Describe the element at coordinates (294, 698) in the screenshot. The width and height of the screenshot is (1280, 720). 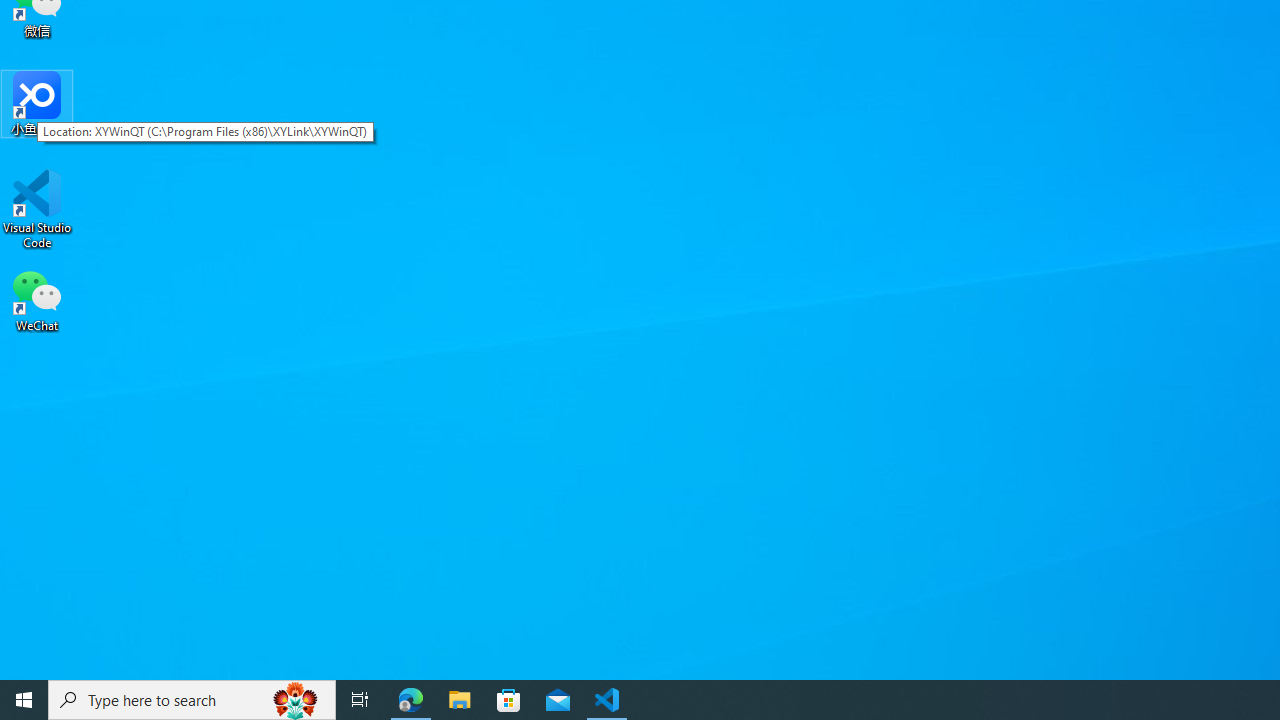
I see `'Search highlights icon opens search home window'` at that location.